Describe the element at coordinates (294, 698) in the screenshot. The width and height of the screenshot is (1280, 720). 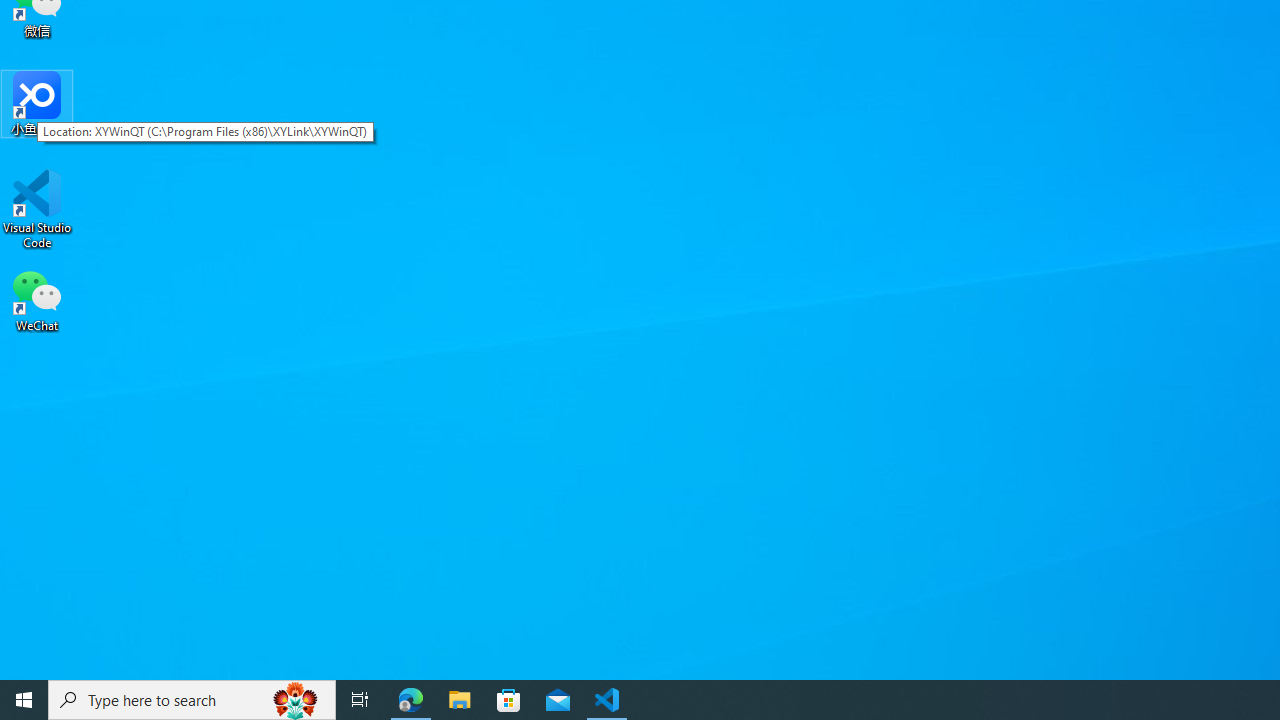
I see `'Search highlights icon opens search home window'` at that location.